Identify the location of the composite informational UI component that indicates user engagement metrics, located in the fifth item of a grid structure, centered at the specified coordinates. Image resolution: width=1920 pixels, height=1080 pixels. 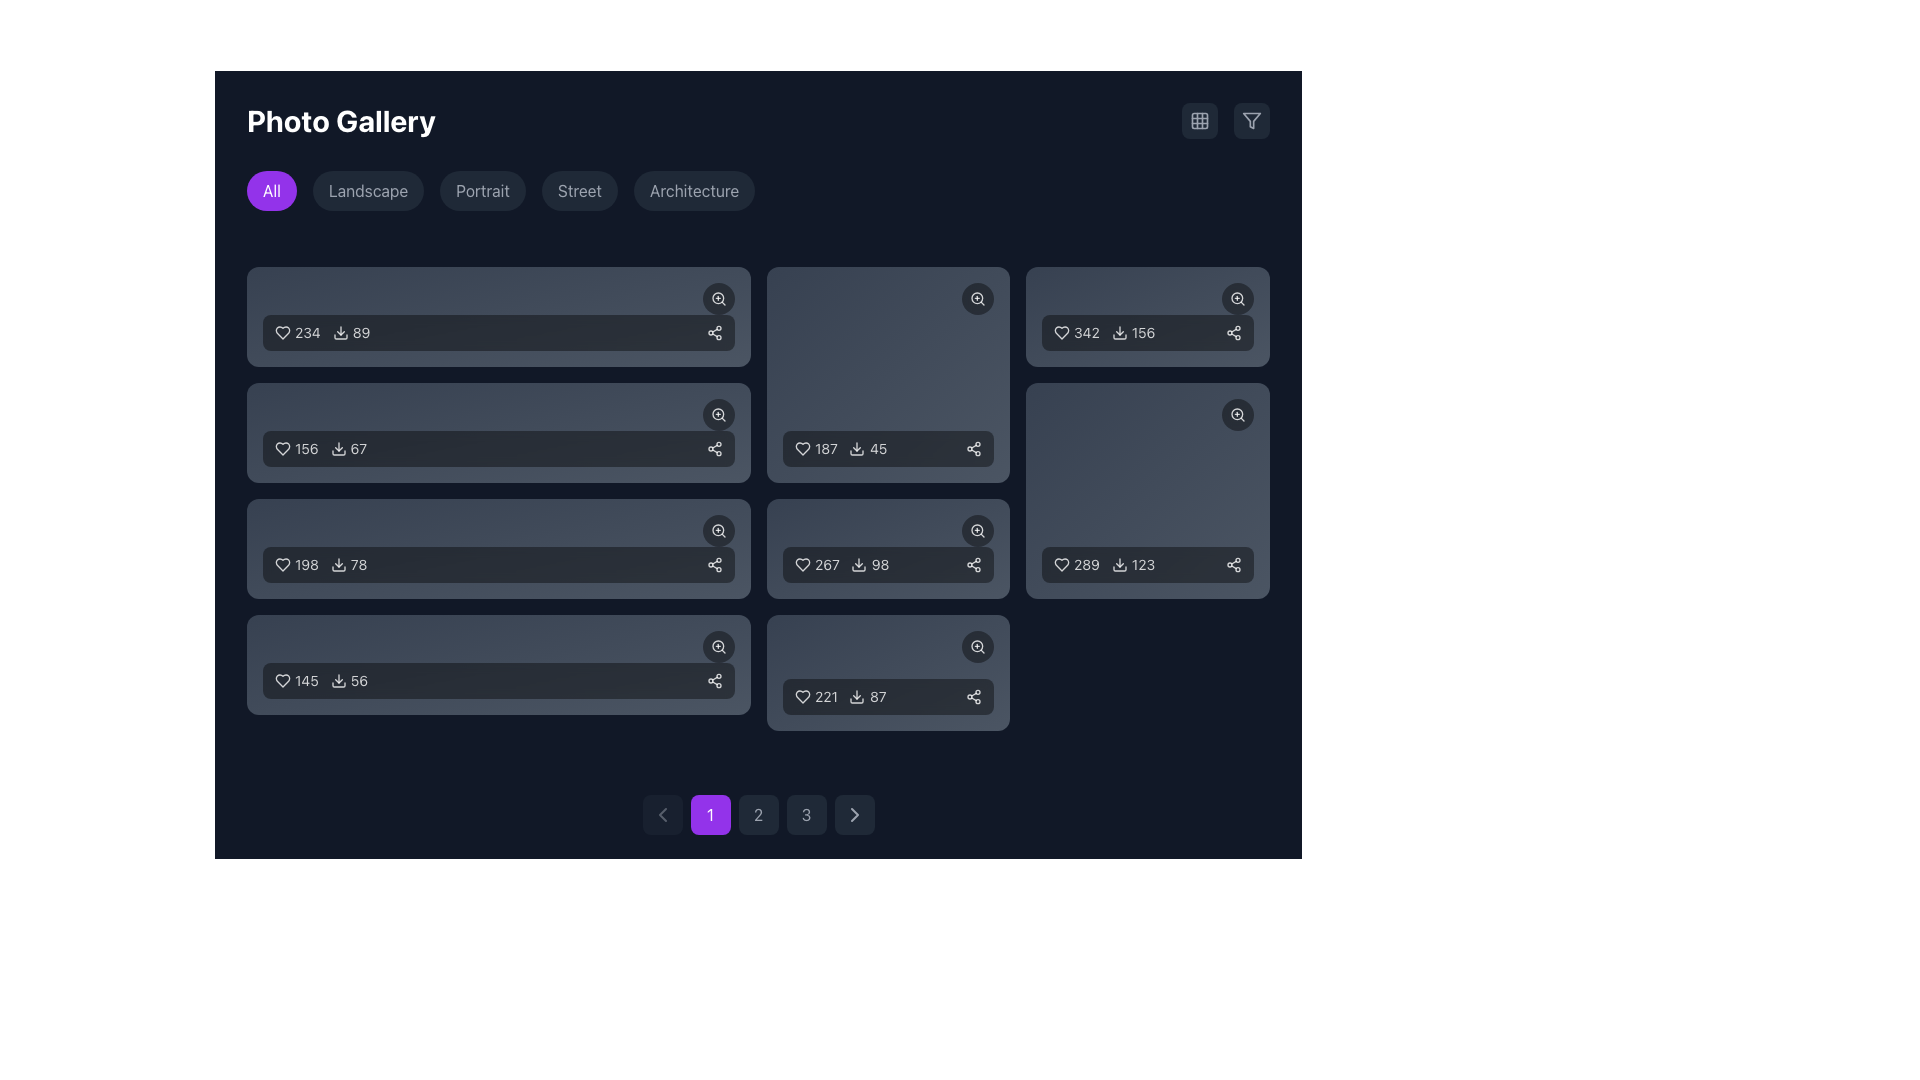
(840, 447).